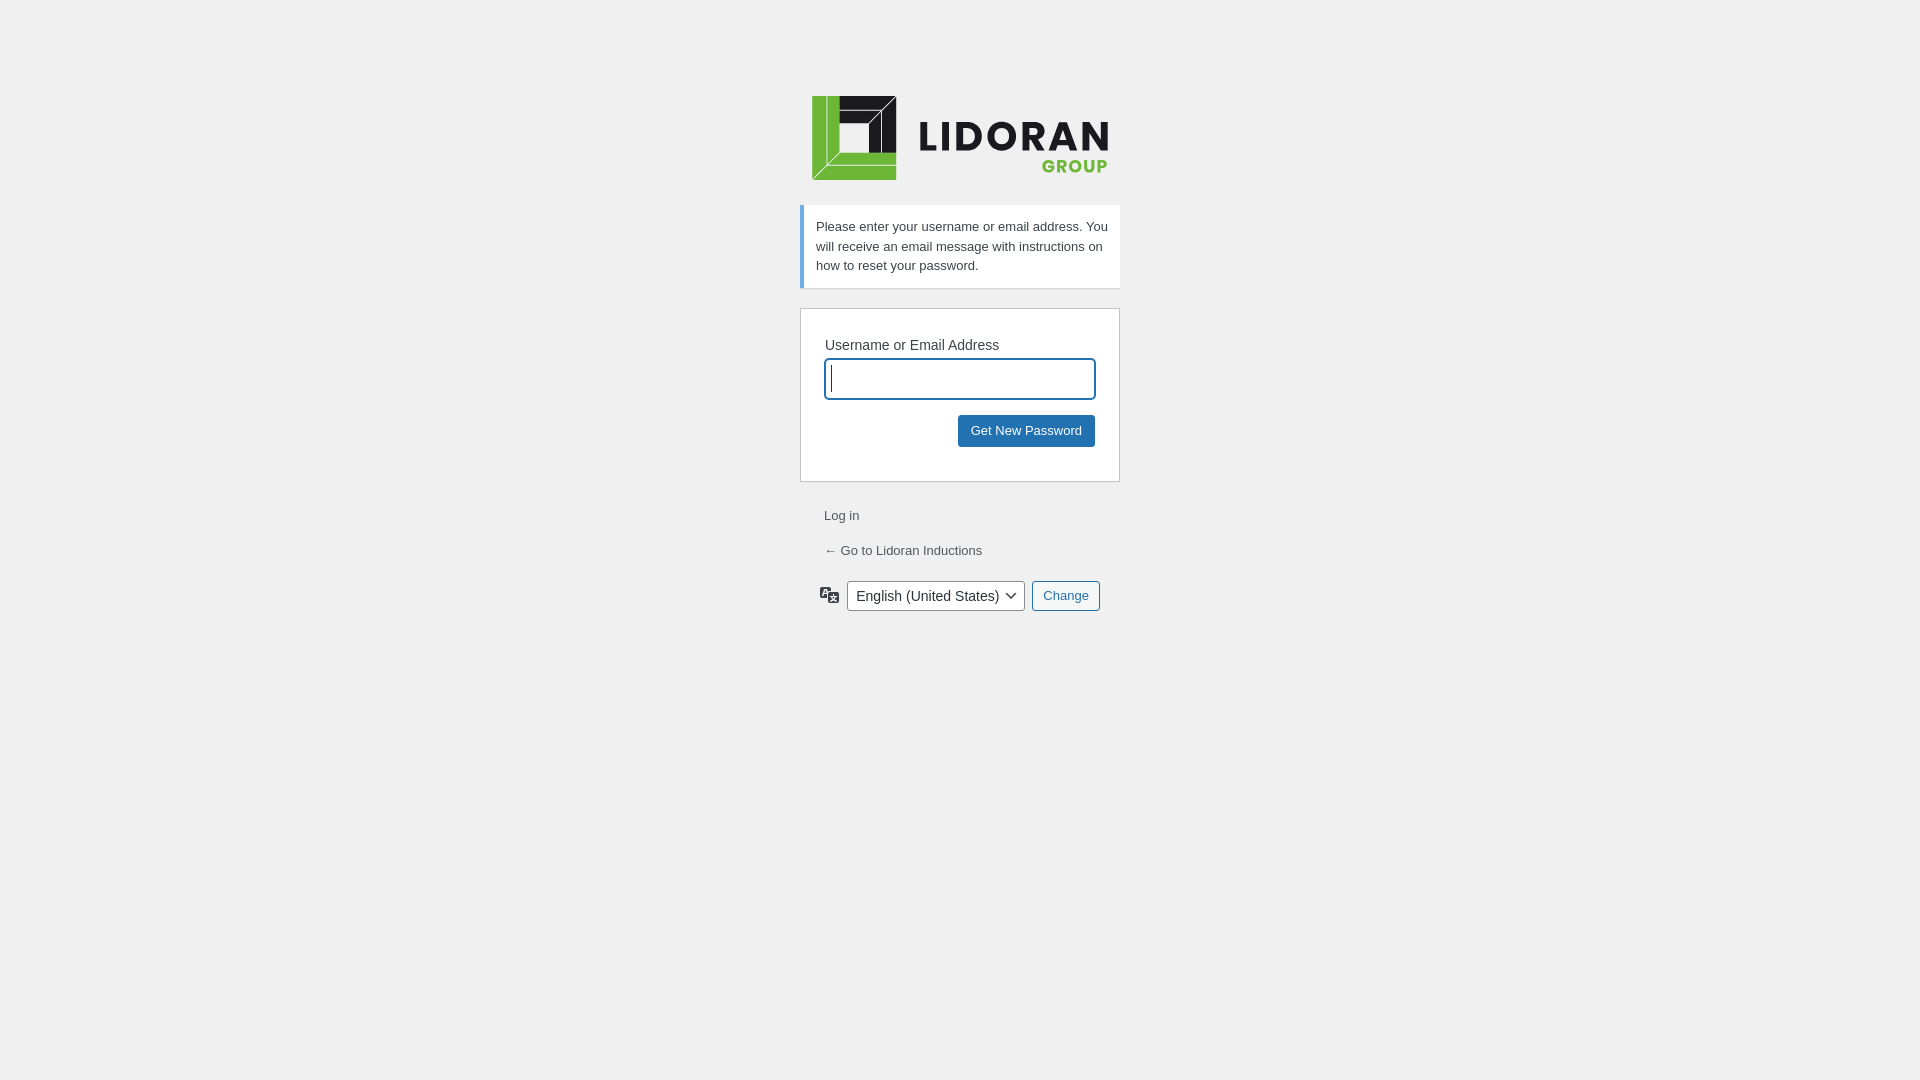 The image size is (1920, 1080). Describe the element at coordinates (1032, 593) in the screenshot. I see `'Change'` at that location.